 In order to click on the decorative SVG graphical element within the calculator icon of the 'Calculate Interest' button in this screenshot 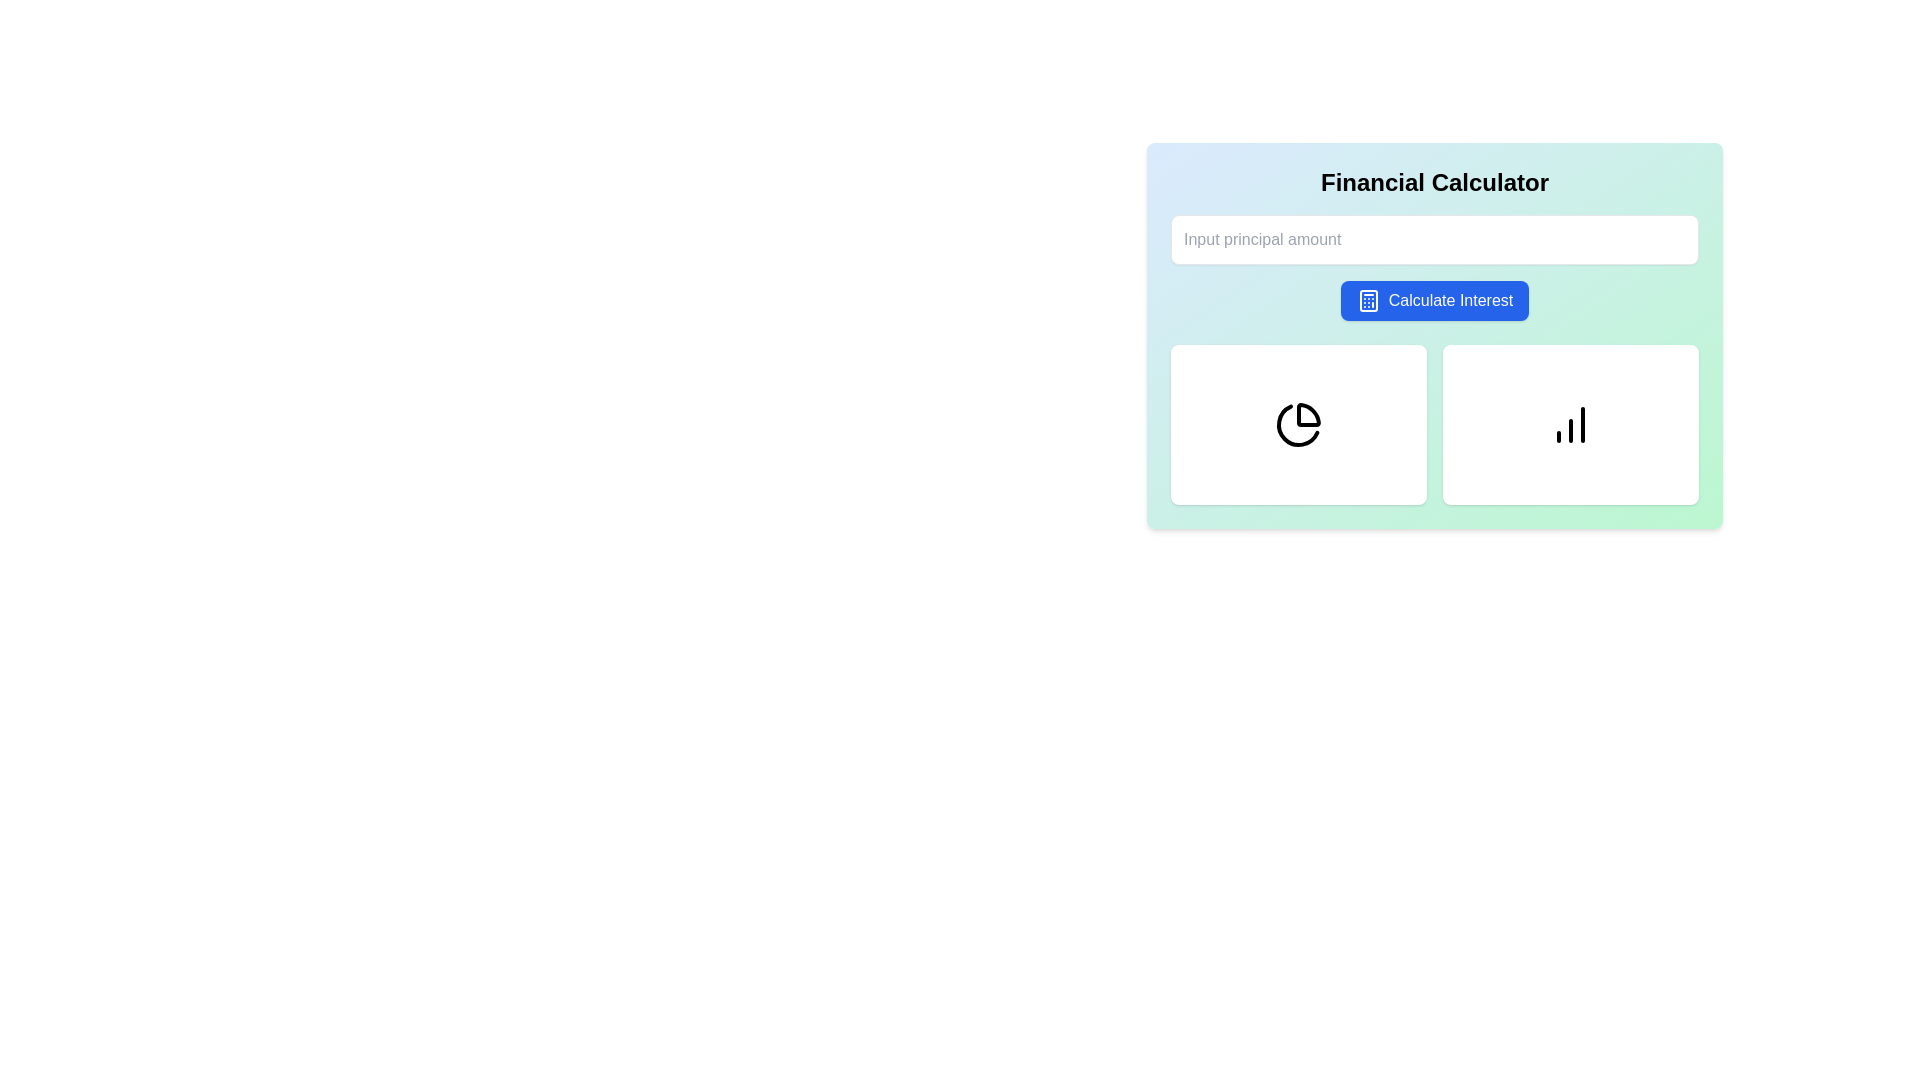, I will do `click(1367, 300)`.